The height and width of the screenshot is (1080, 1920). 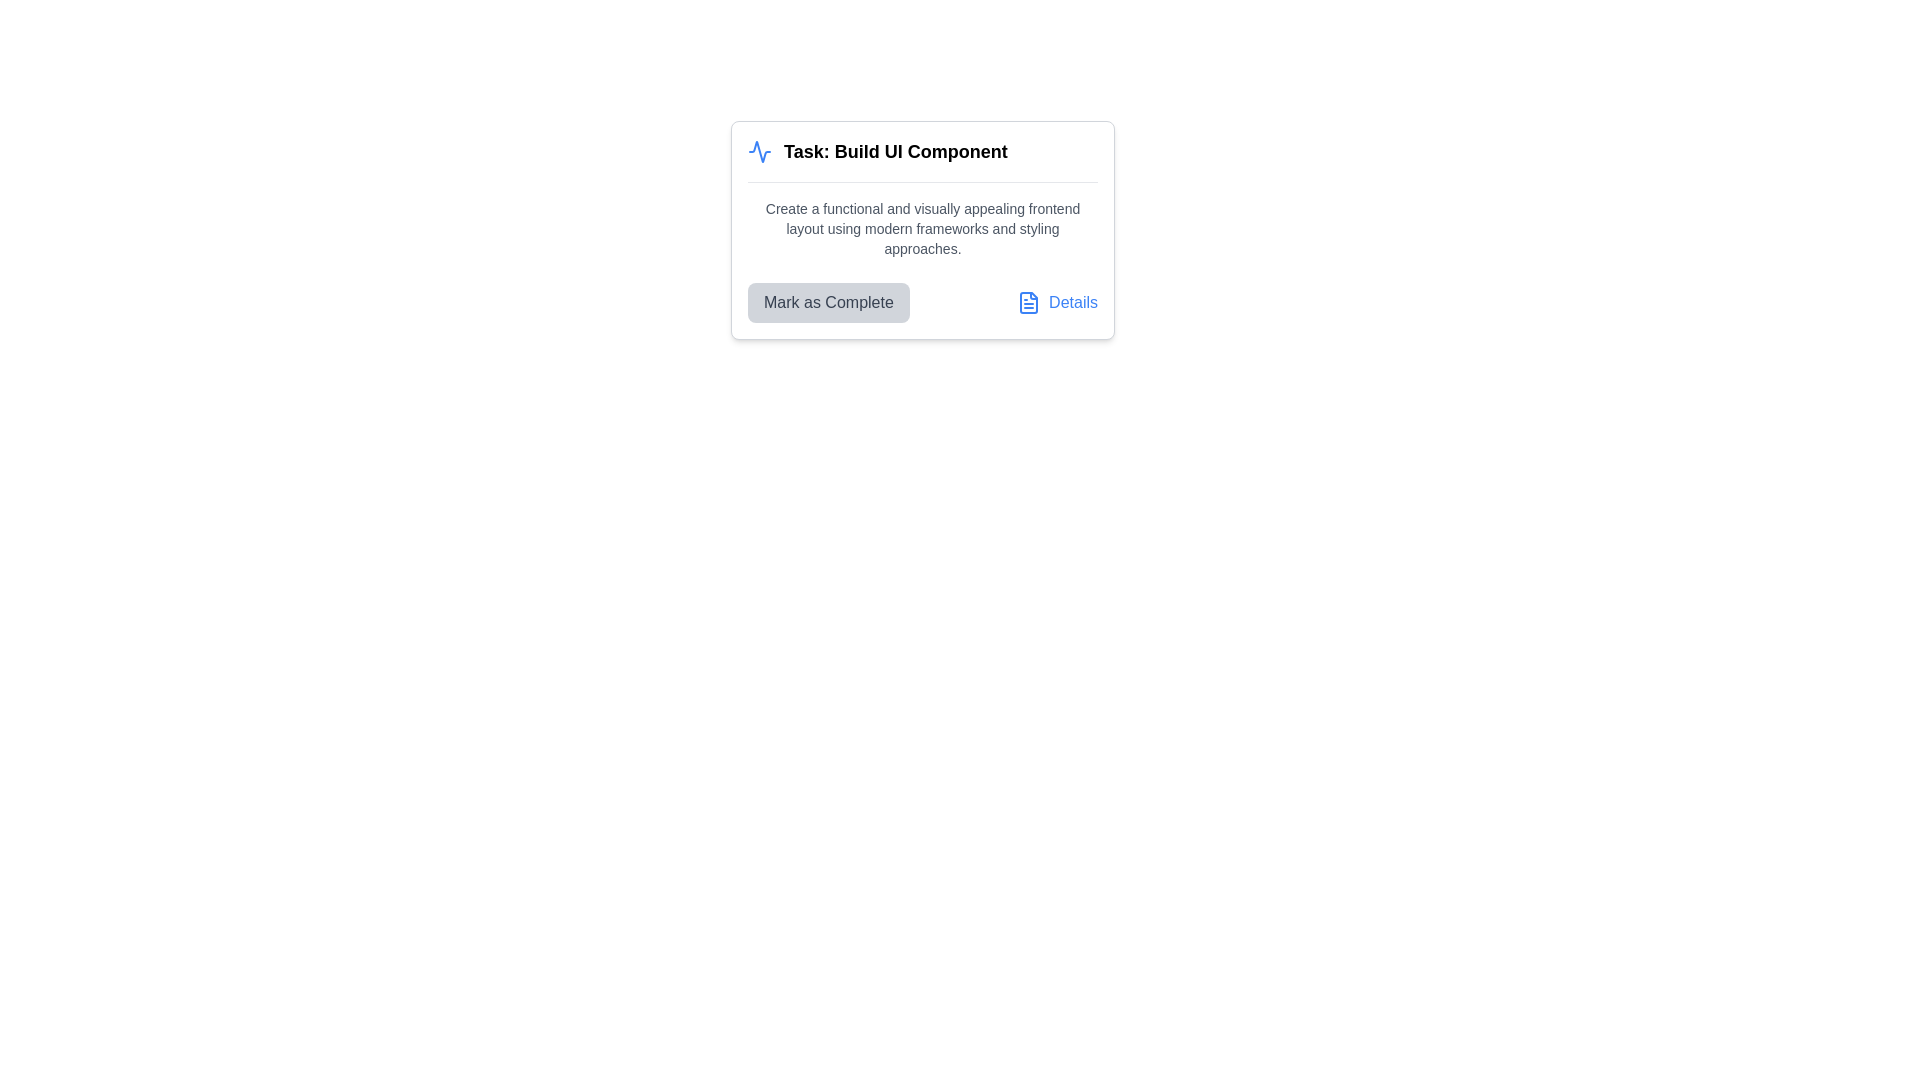 What do you see at coordinates (758, 150) in the screenshot?
I see `the SVG icon located at the top-left of the task block, adjacent to the task title 'Task: Build UI Component'` at bounding box center [758, 150].